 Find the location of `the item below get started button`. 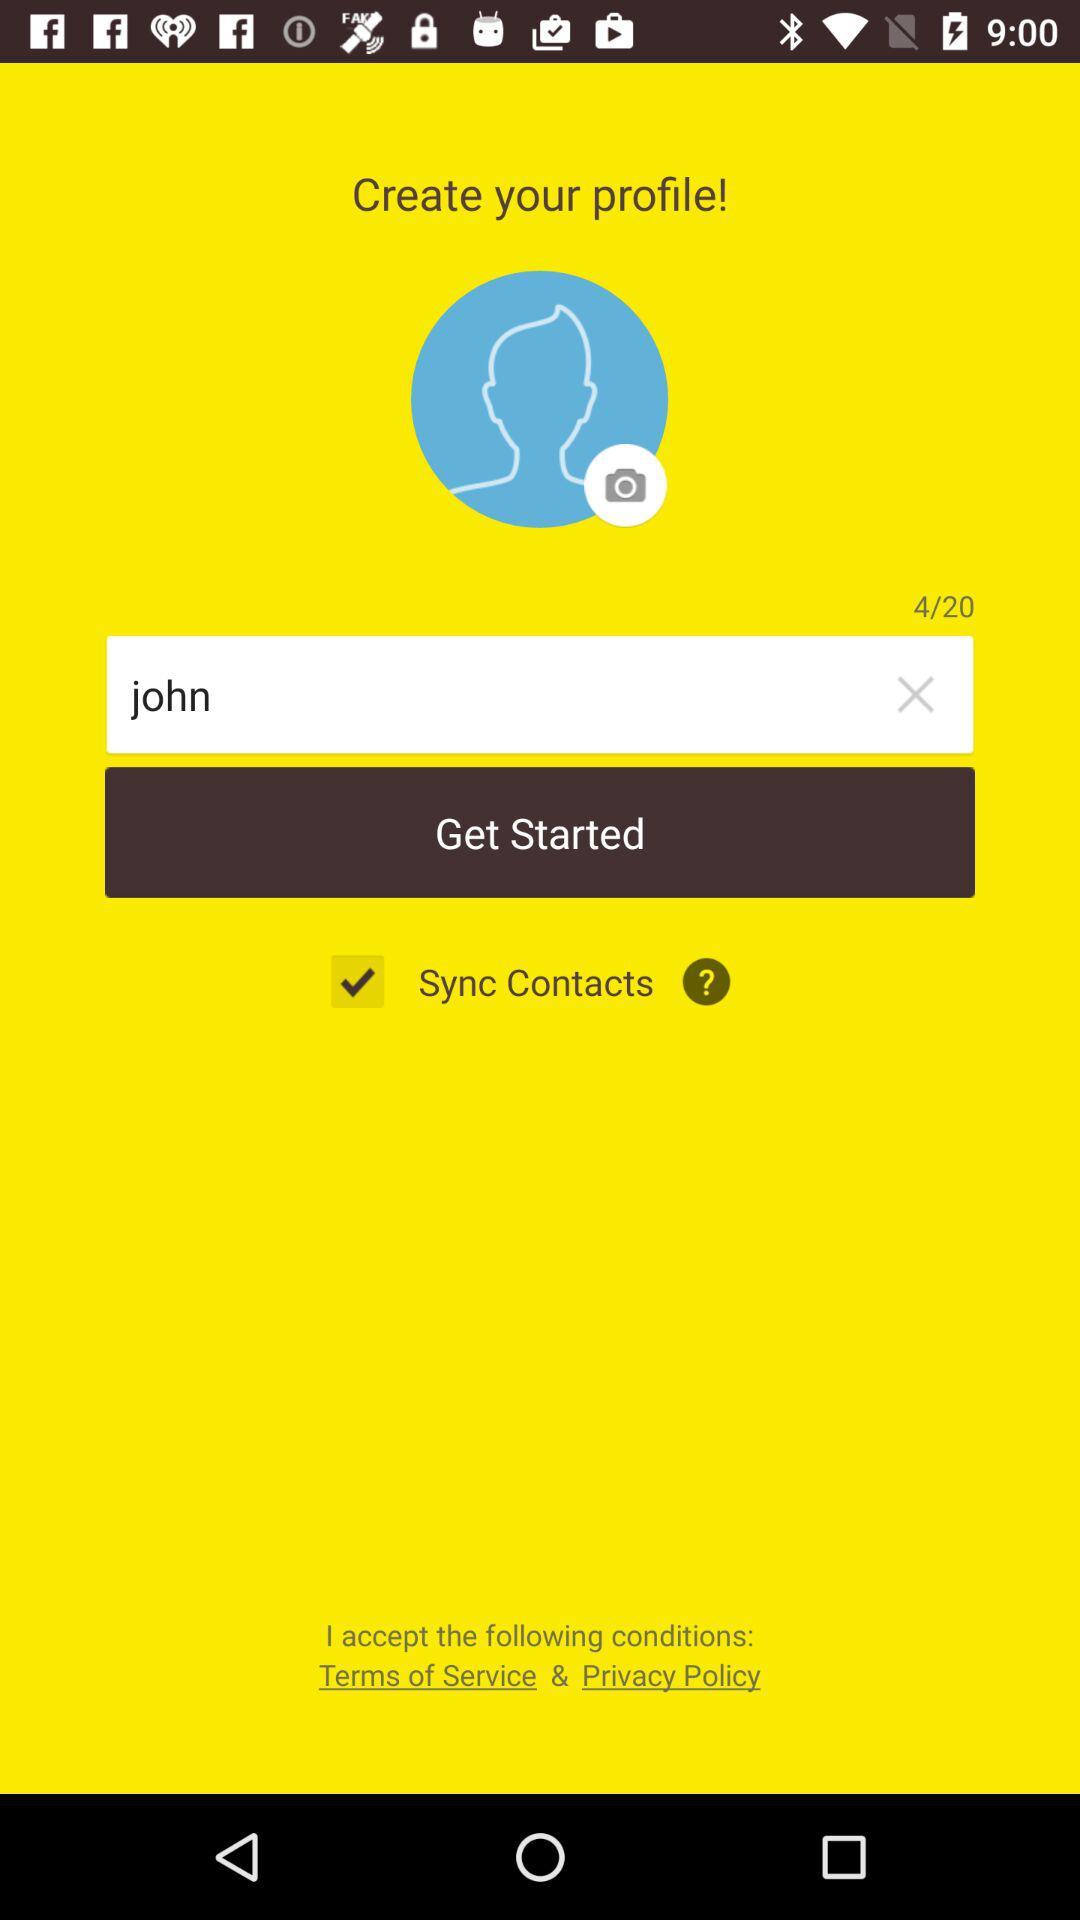

the item below get started button is located at coordinates (368, 981).